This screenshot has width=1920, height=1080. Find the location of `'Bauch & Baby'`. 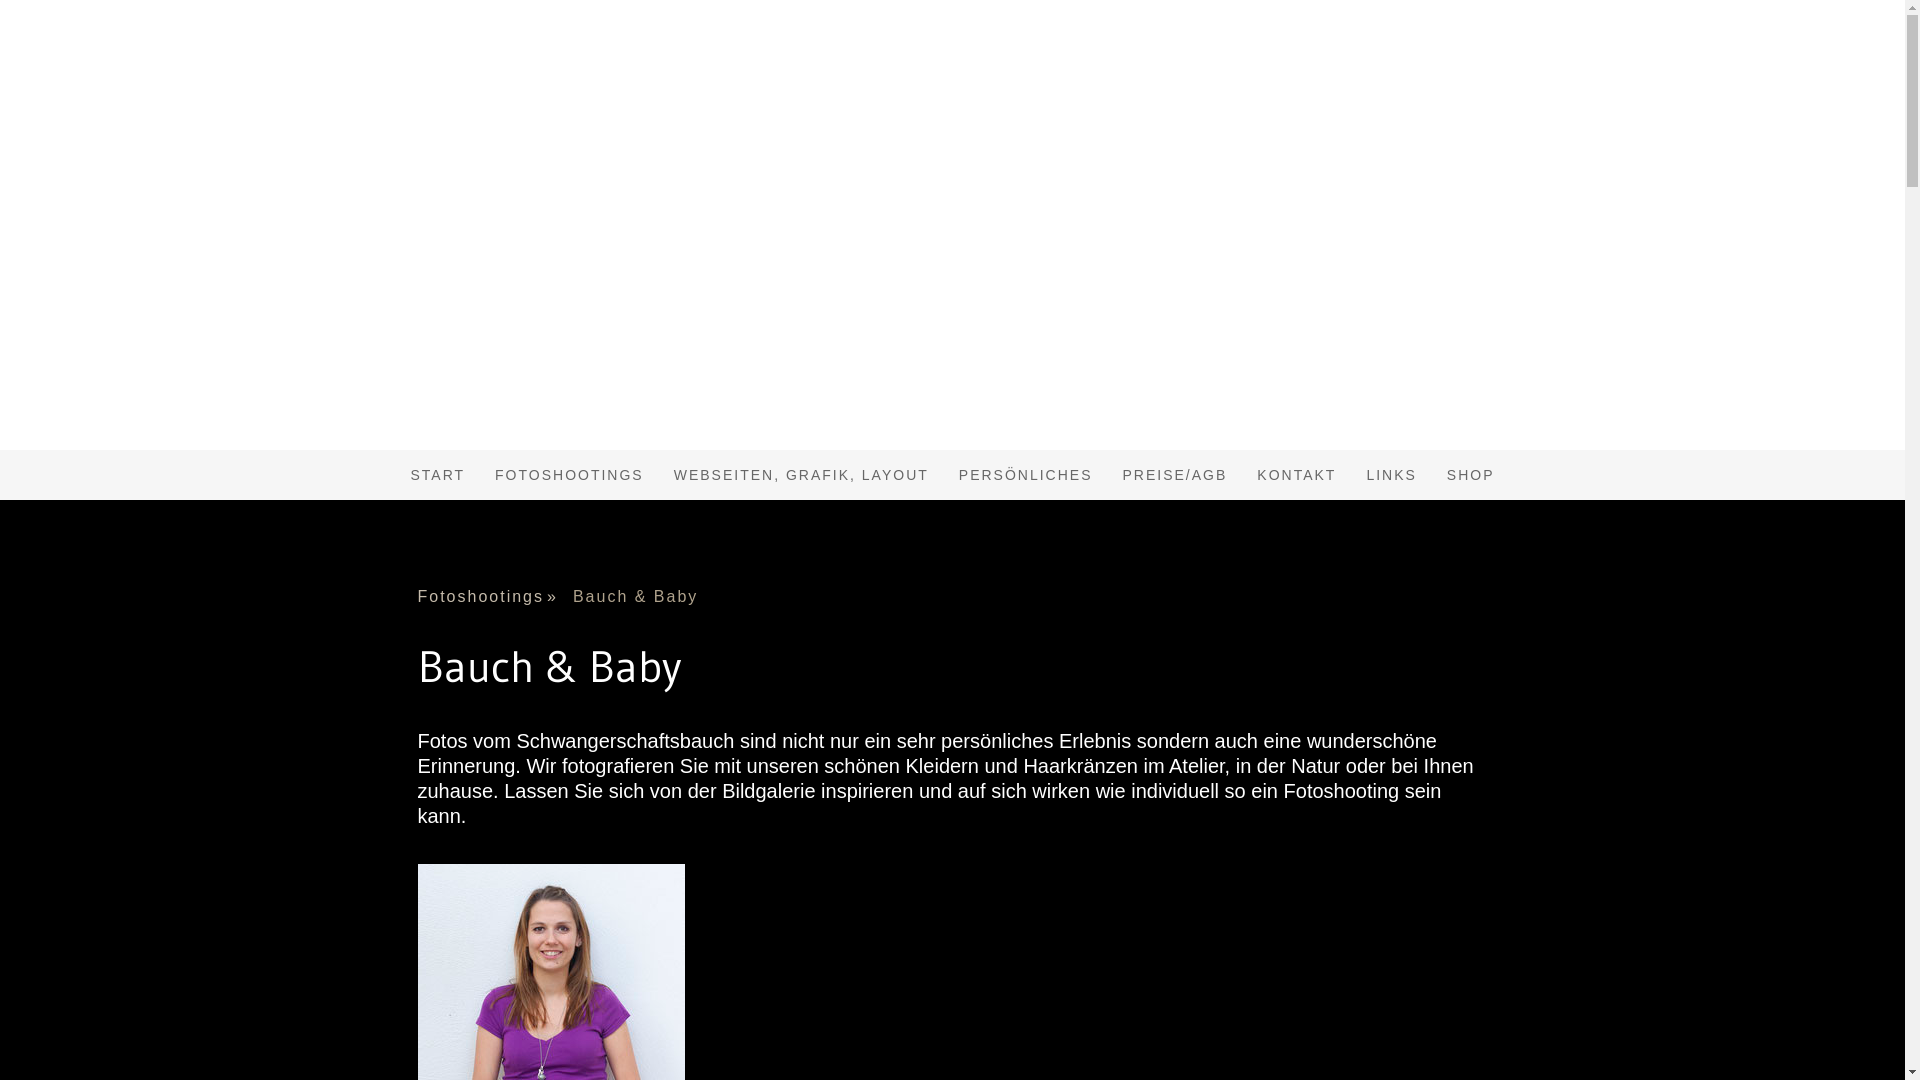

'Bauch & Baby' is located at coordinates (644, 596).